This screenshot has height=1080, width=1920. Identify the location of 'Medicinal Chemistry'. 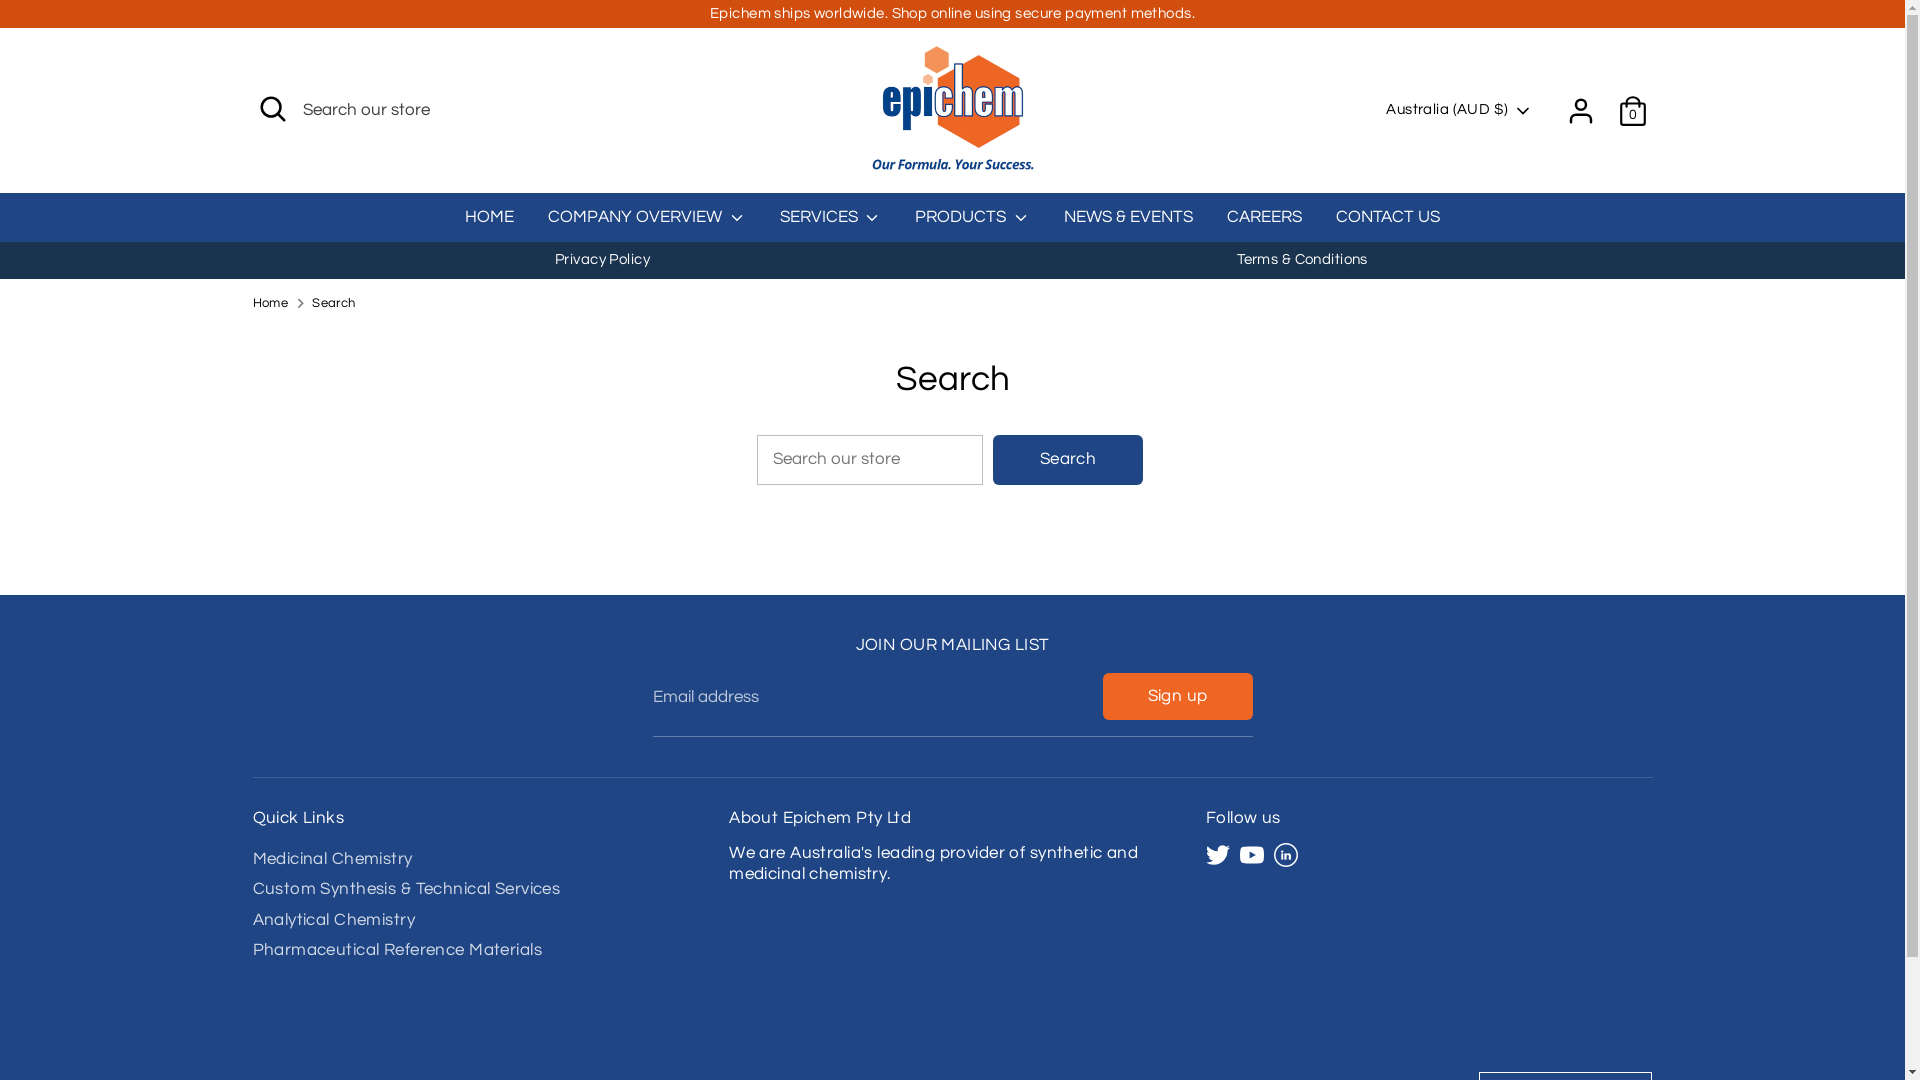
(331, 858).